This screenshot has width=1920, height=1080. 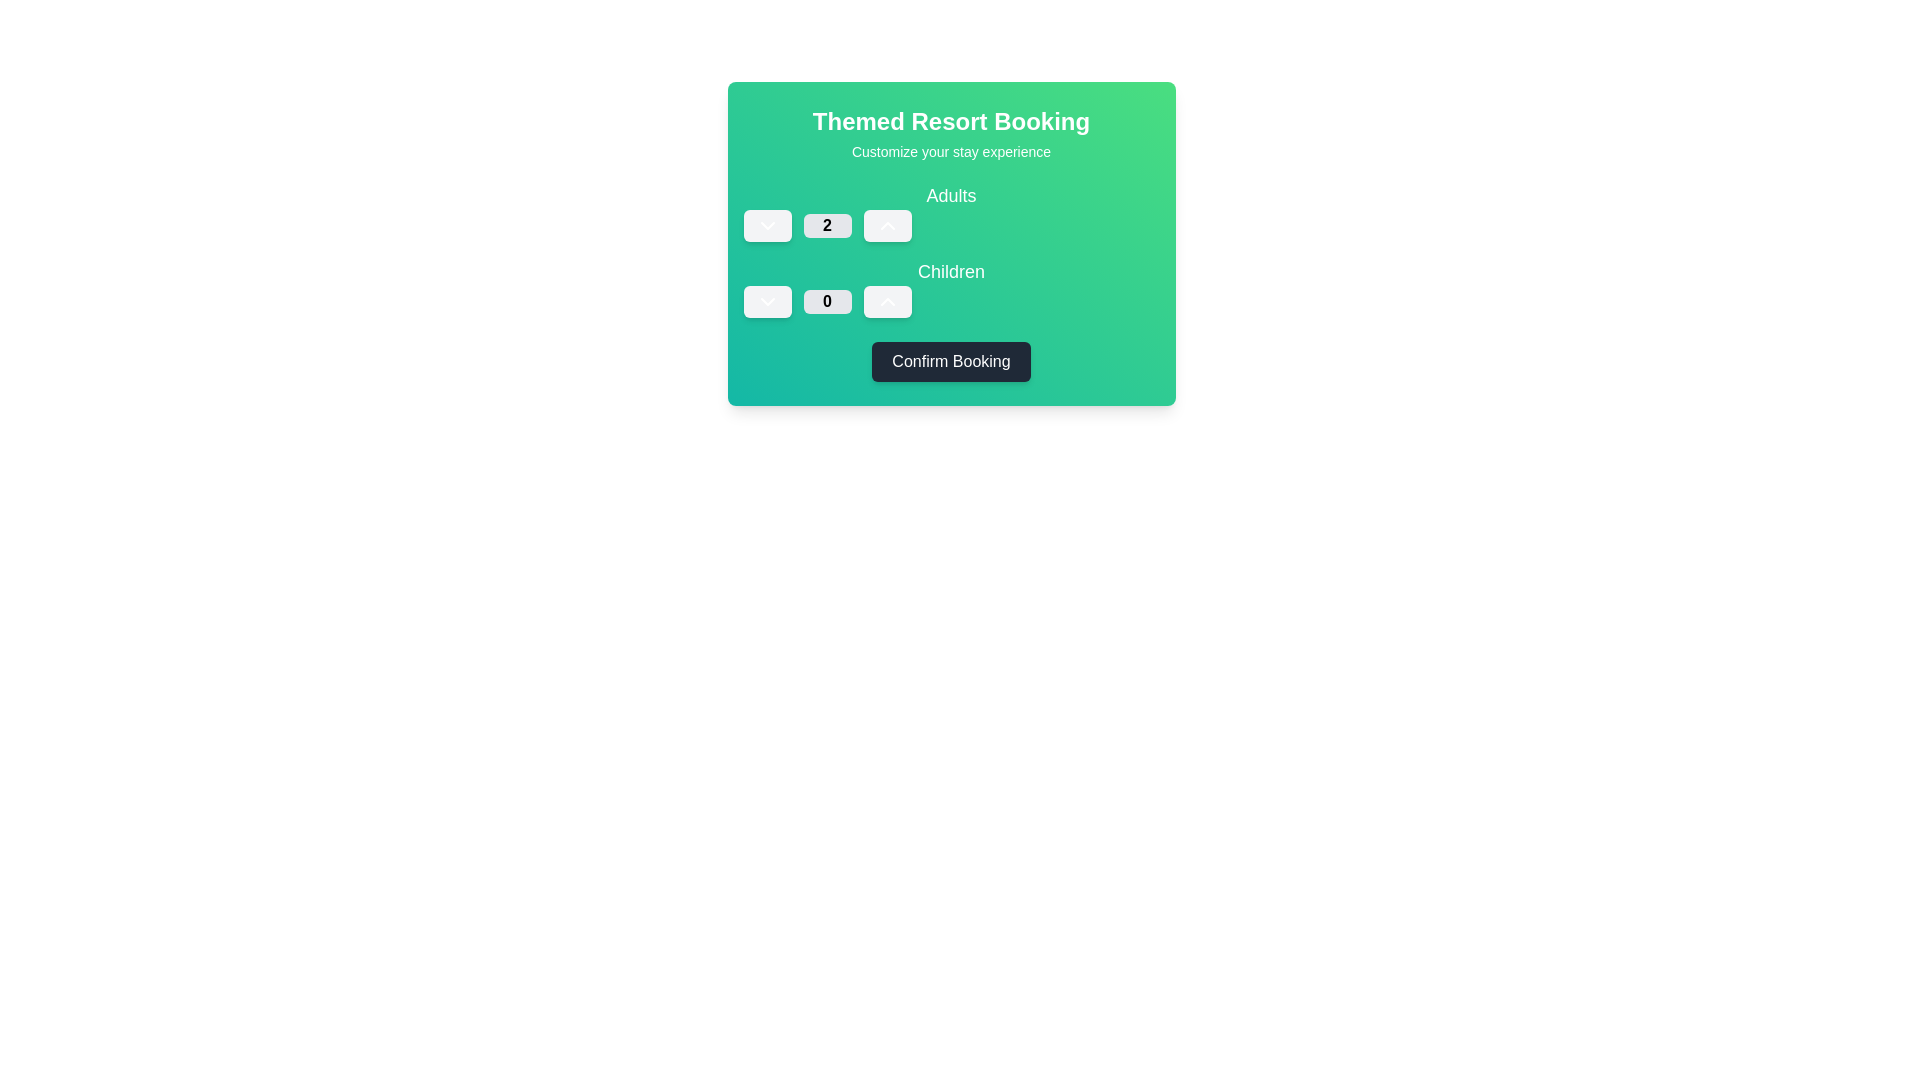 I want to click on the text label reading 'Children', which is styled in a larger font and positioned below the 'Adults' section and above the 'Confirm Booking' button, so click(x=950, y=288).